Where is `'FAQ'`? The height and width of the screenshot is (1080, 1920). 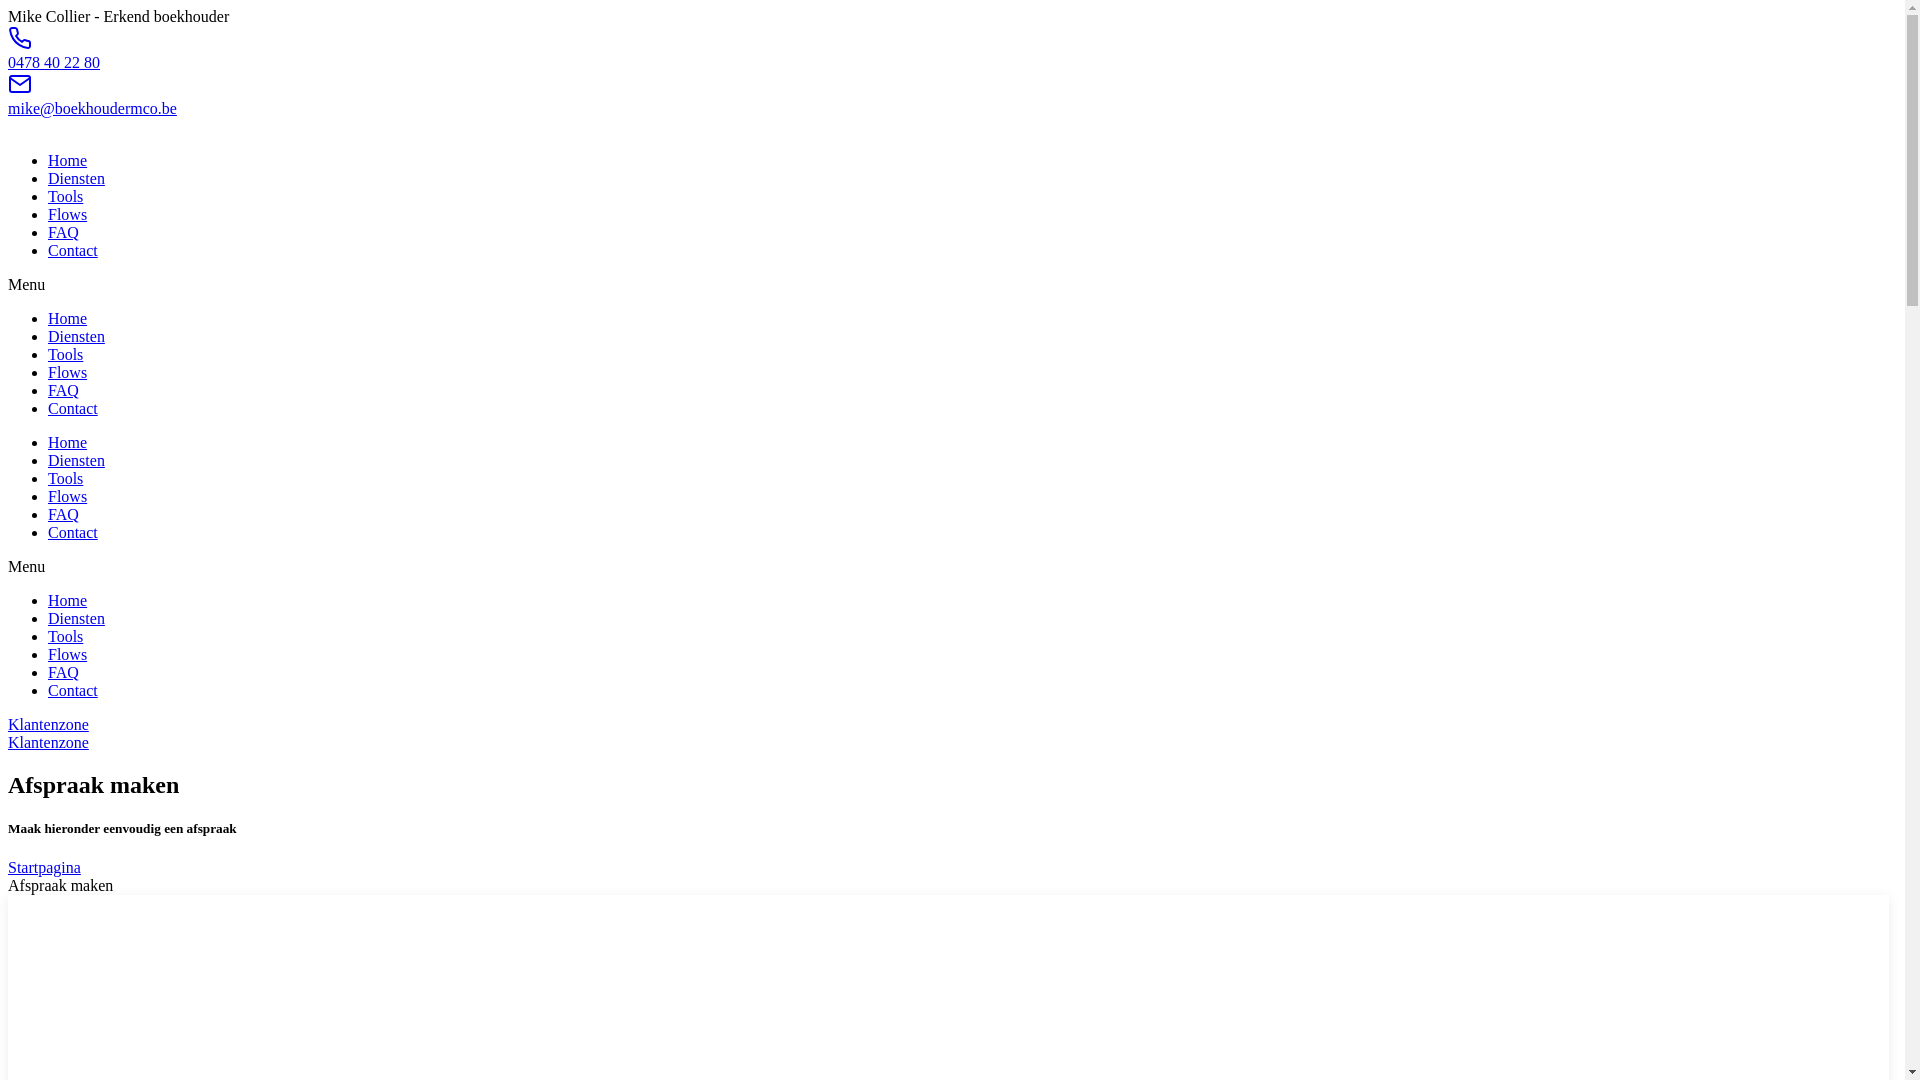 'FAQ' is located at coordinates (63, 390).